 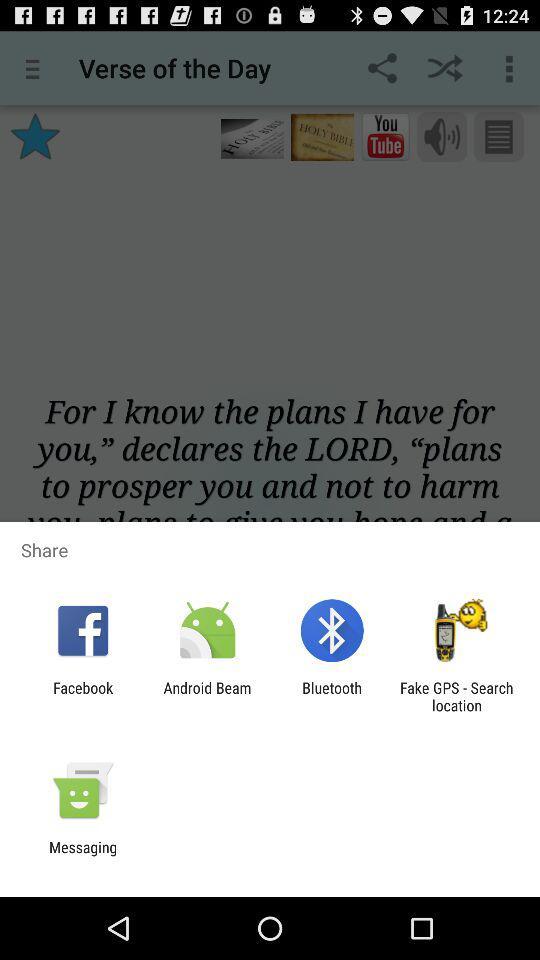 I want to click on bluetooth item, so click(x=332, y=696).